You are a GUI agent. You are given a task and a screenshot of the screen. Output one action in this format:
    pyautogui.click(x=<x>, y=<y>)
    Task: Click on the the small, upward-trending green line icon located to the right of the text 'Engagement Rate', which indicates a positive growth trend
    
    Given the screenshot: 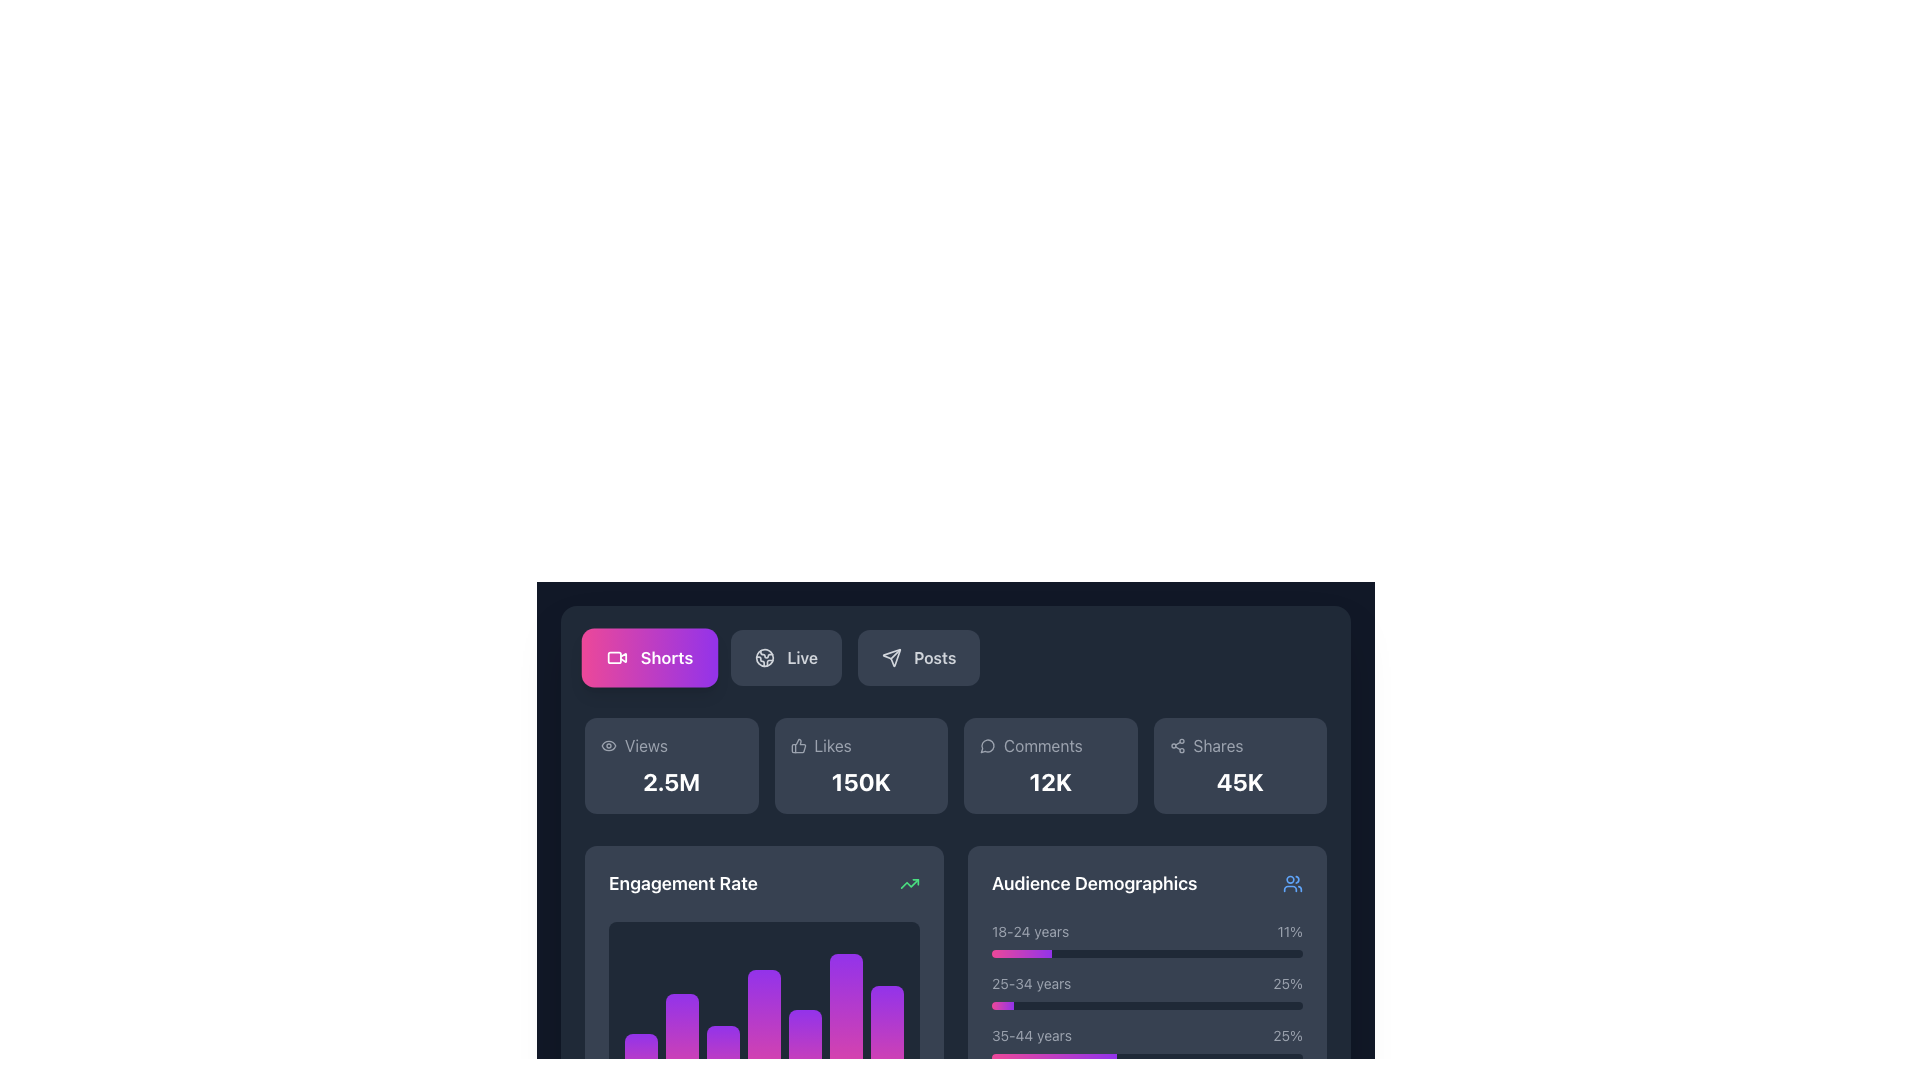 What is the action you would take?
    pyautogui.click(x=909, y=882)
    